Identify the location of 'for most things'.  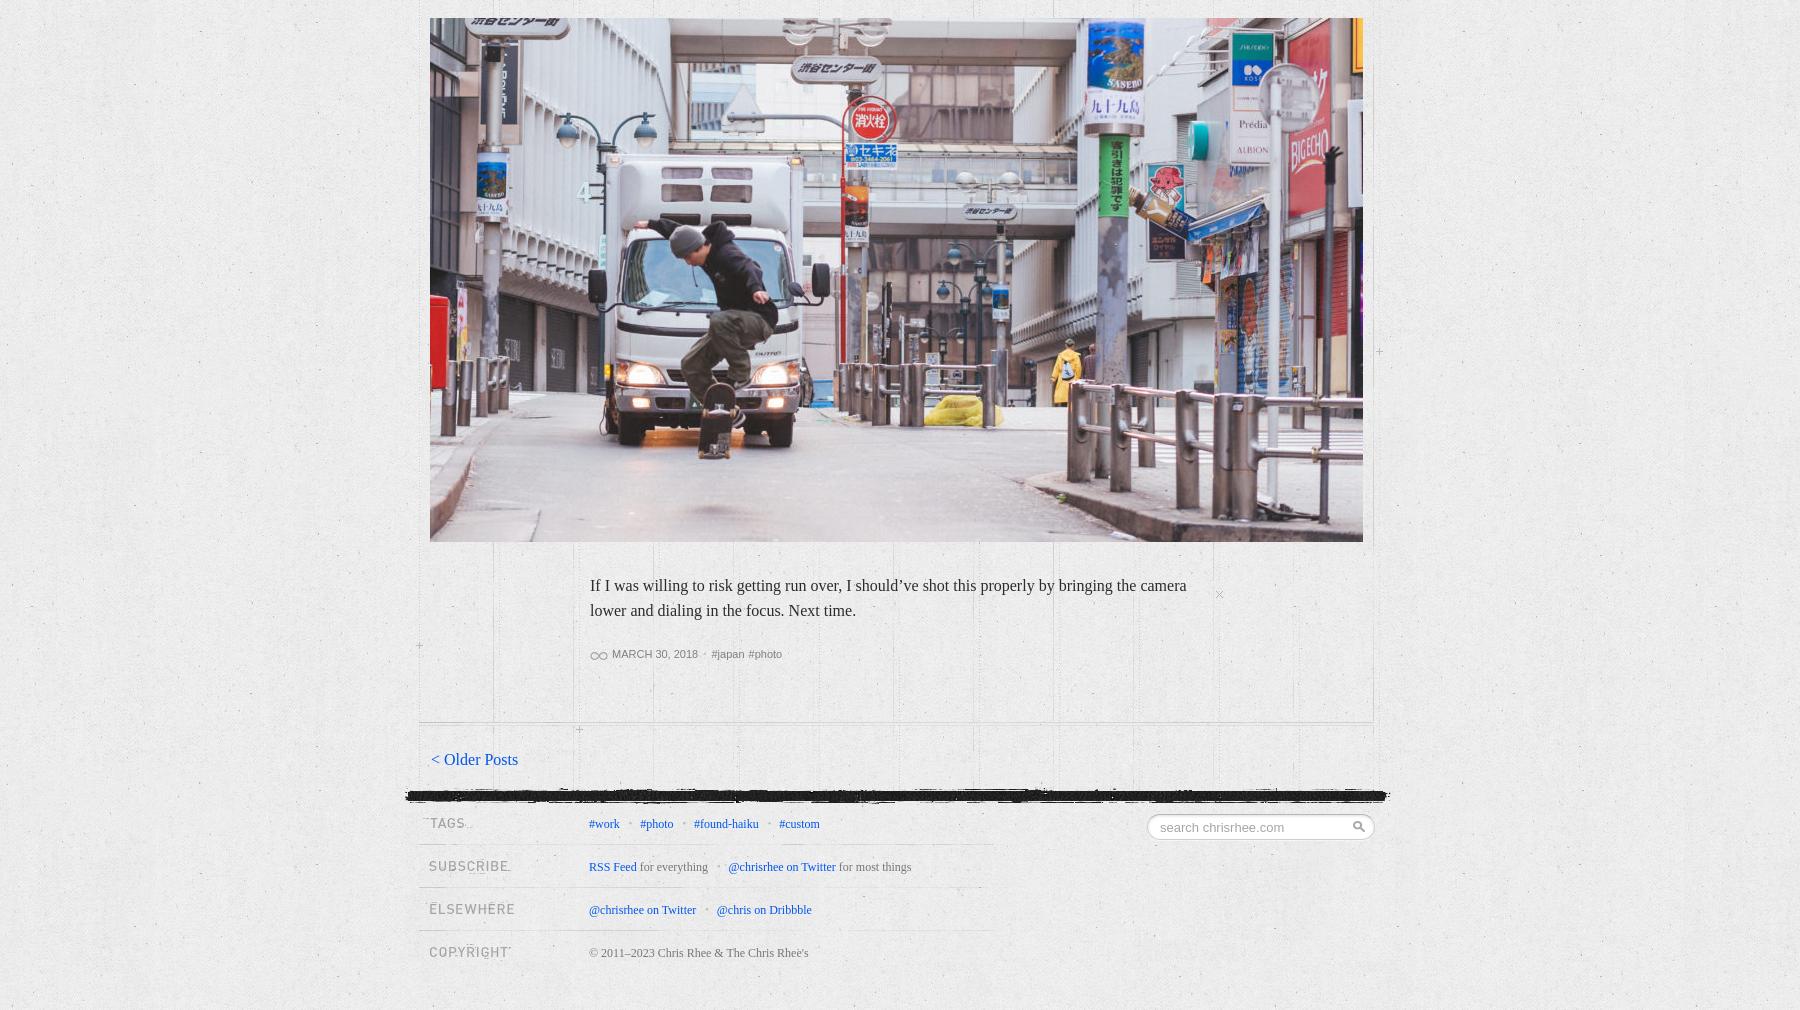
(873, 866).